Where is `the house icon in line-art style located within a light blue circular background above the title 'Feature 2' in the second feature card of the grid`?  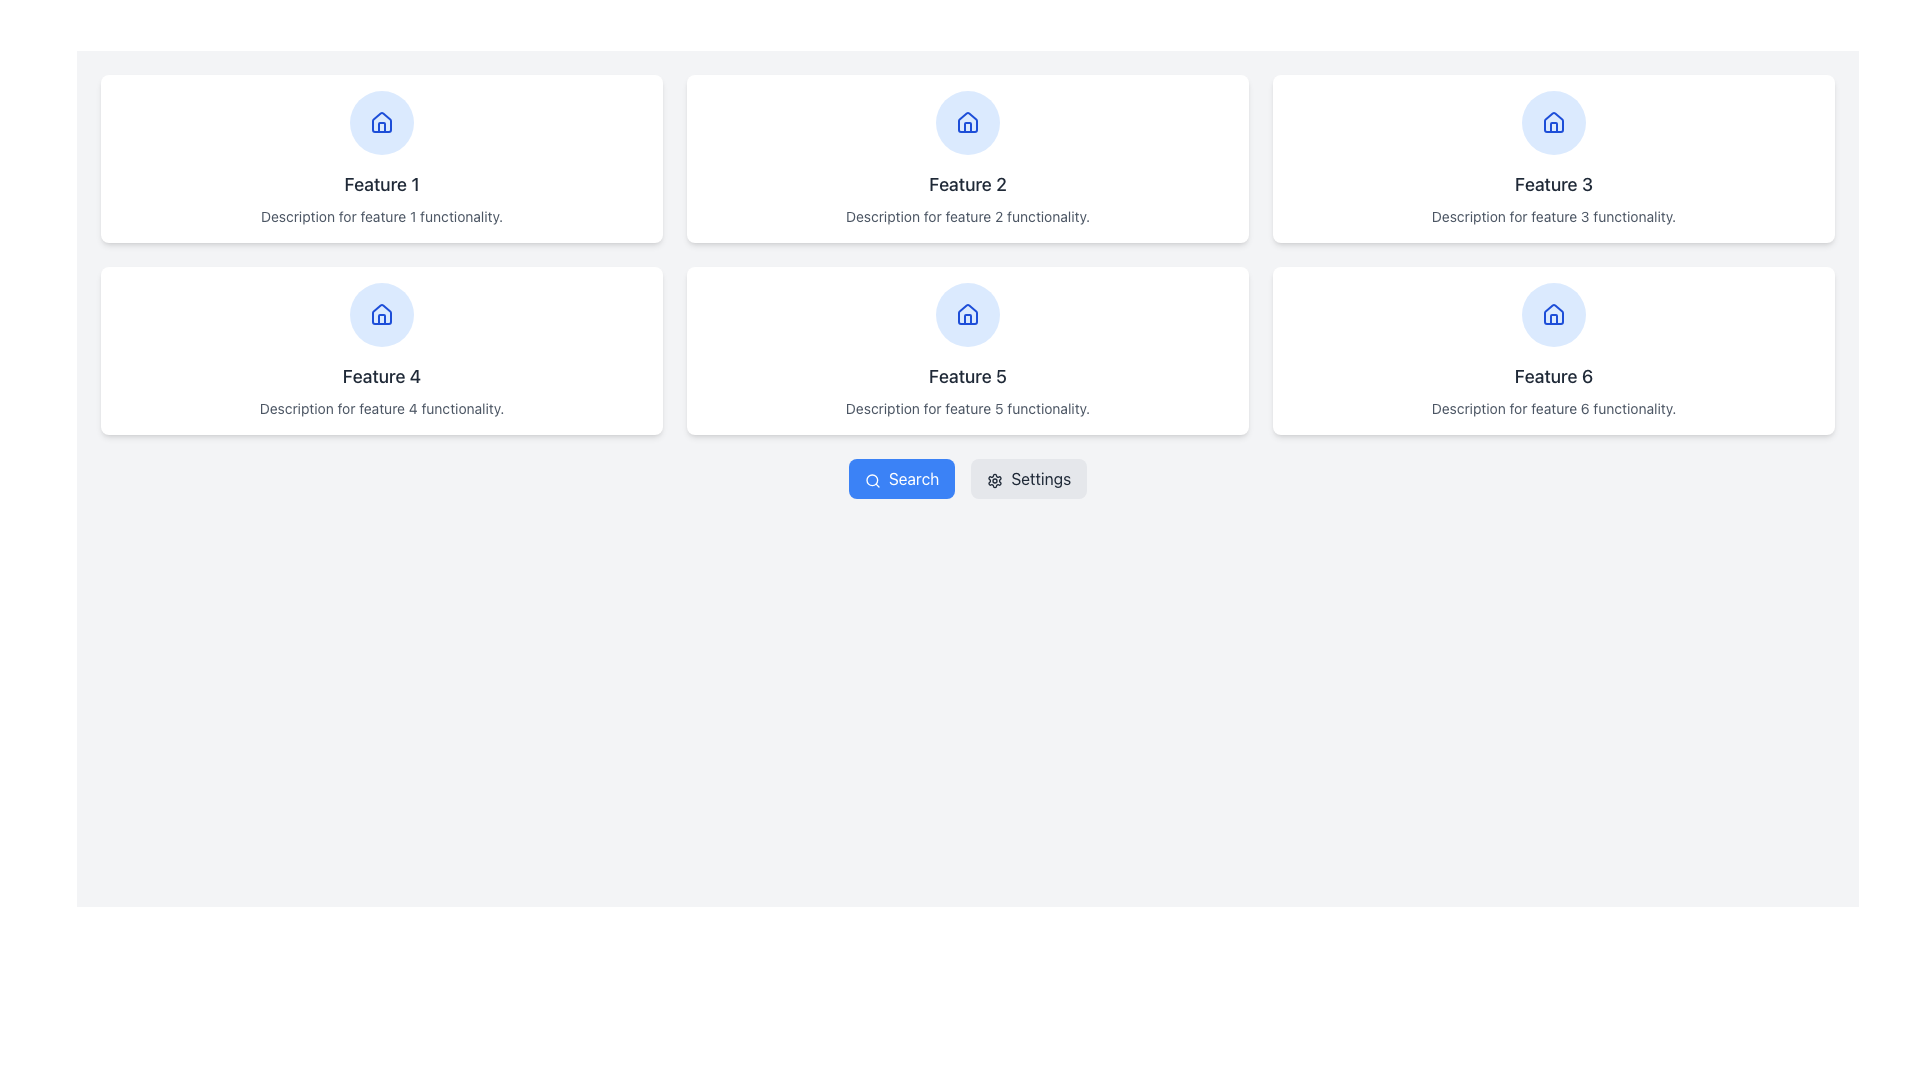
the house icon in line-art style located within a light blue circular background above the title 'Feature 2' in the second feature card of the grid is located at coordinates (968, 123).